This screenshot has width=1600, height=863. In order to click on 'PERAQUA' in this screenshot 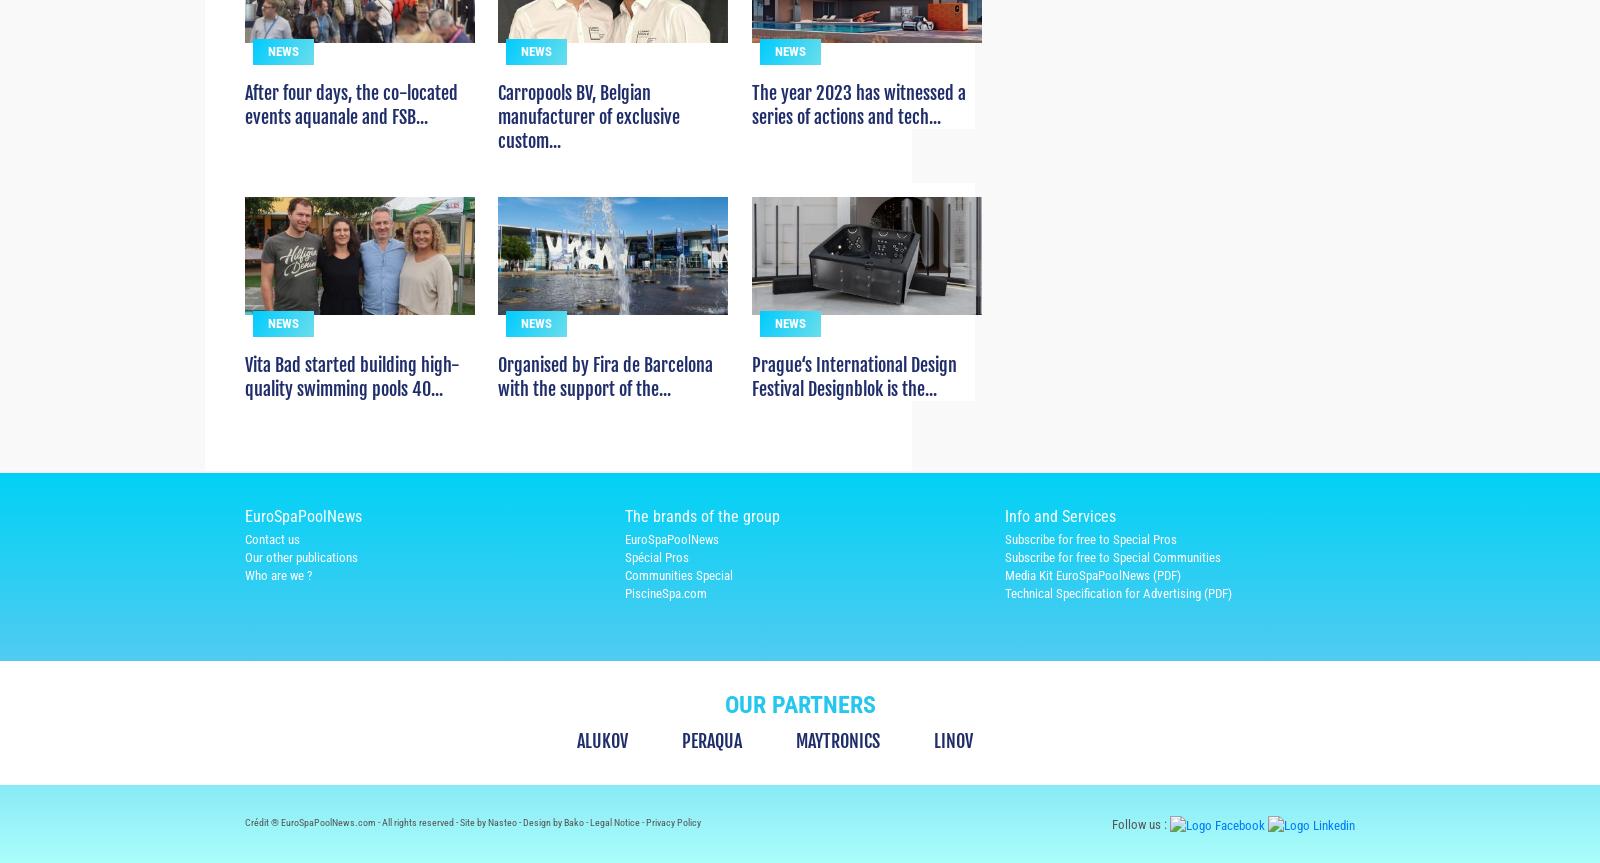, I will do `click(714, 776)`.